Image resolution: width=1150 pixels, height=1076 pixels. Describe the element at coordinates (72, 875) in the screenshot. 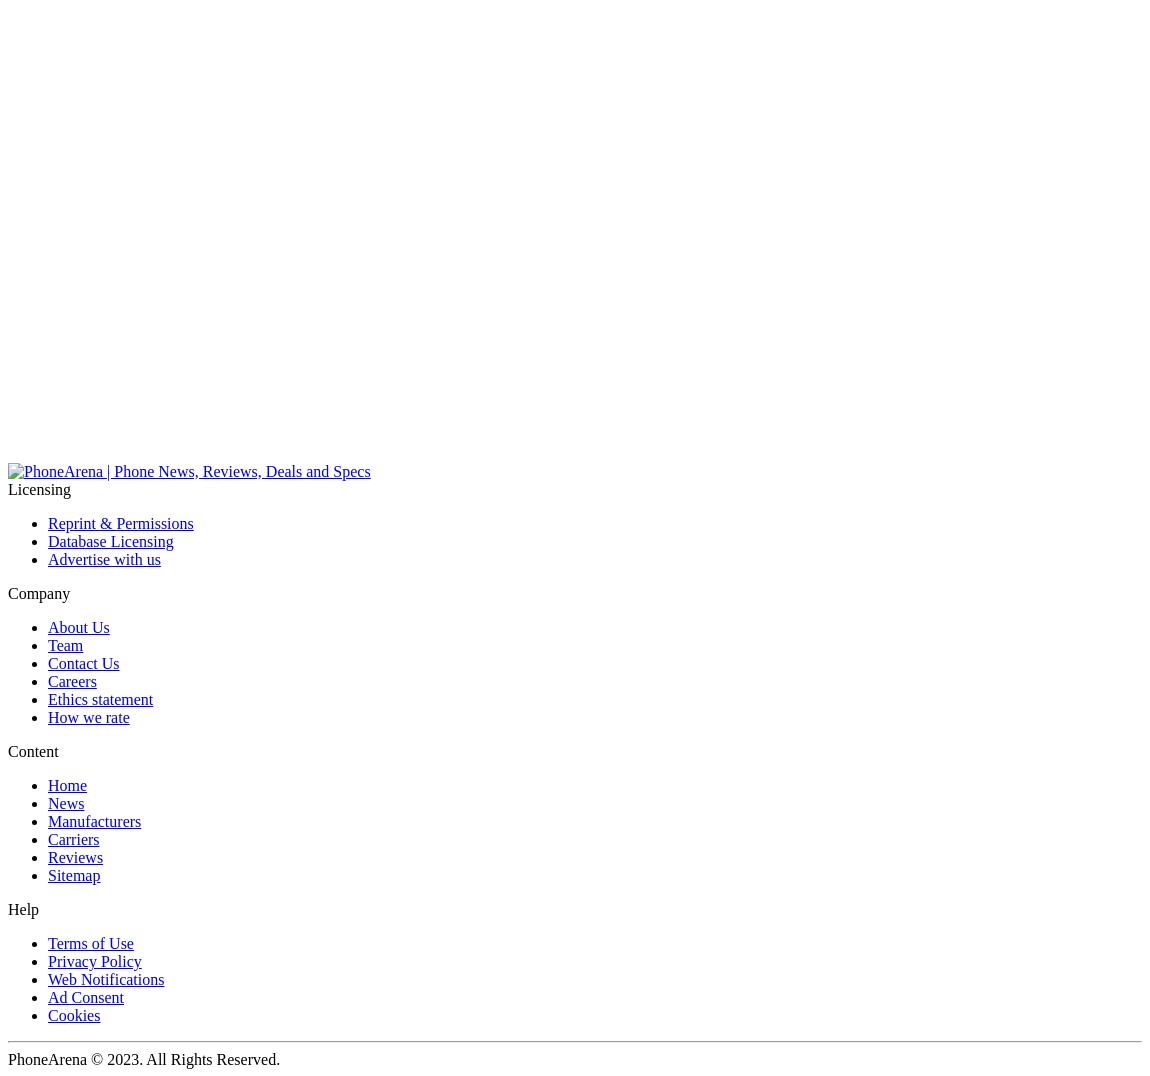

I see `'Sitemap'` at that location.